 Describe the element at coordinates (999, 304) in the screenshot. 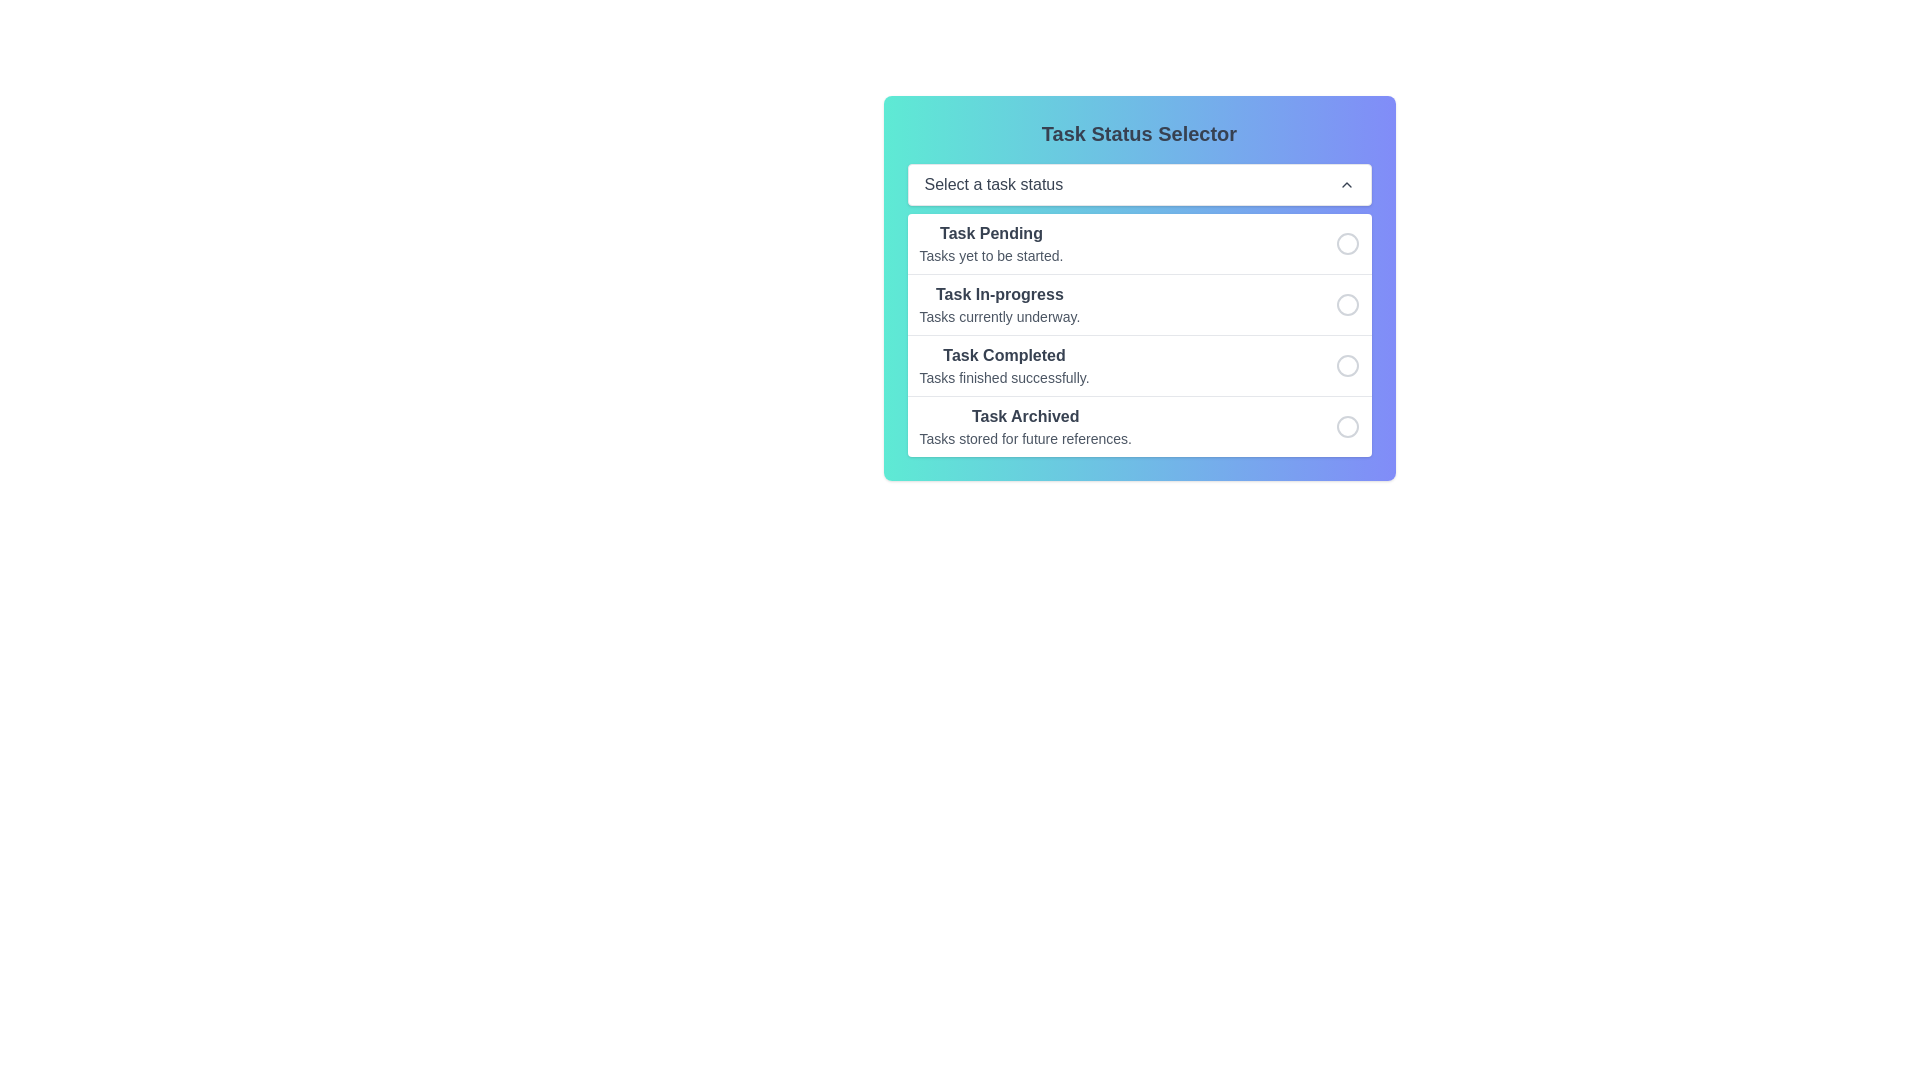

I see `the second list item indicating task status, which displays the current progress of tasks and is located under the heading 'Select a task status.'` at that location.